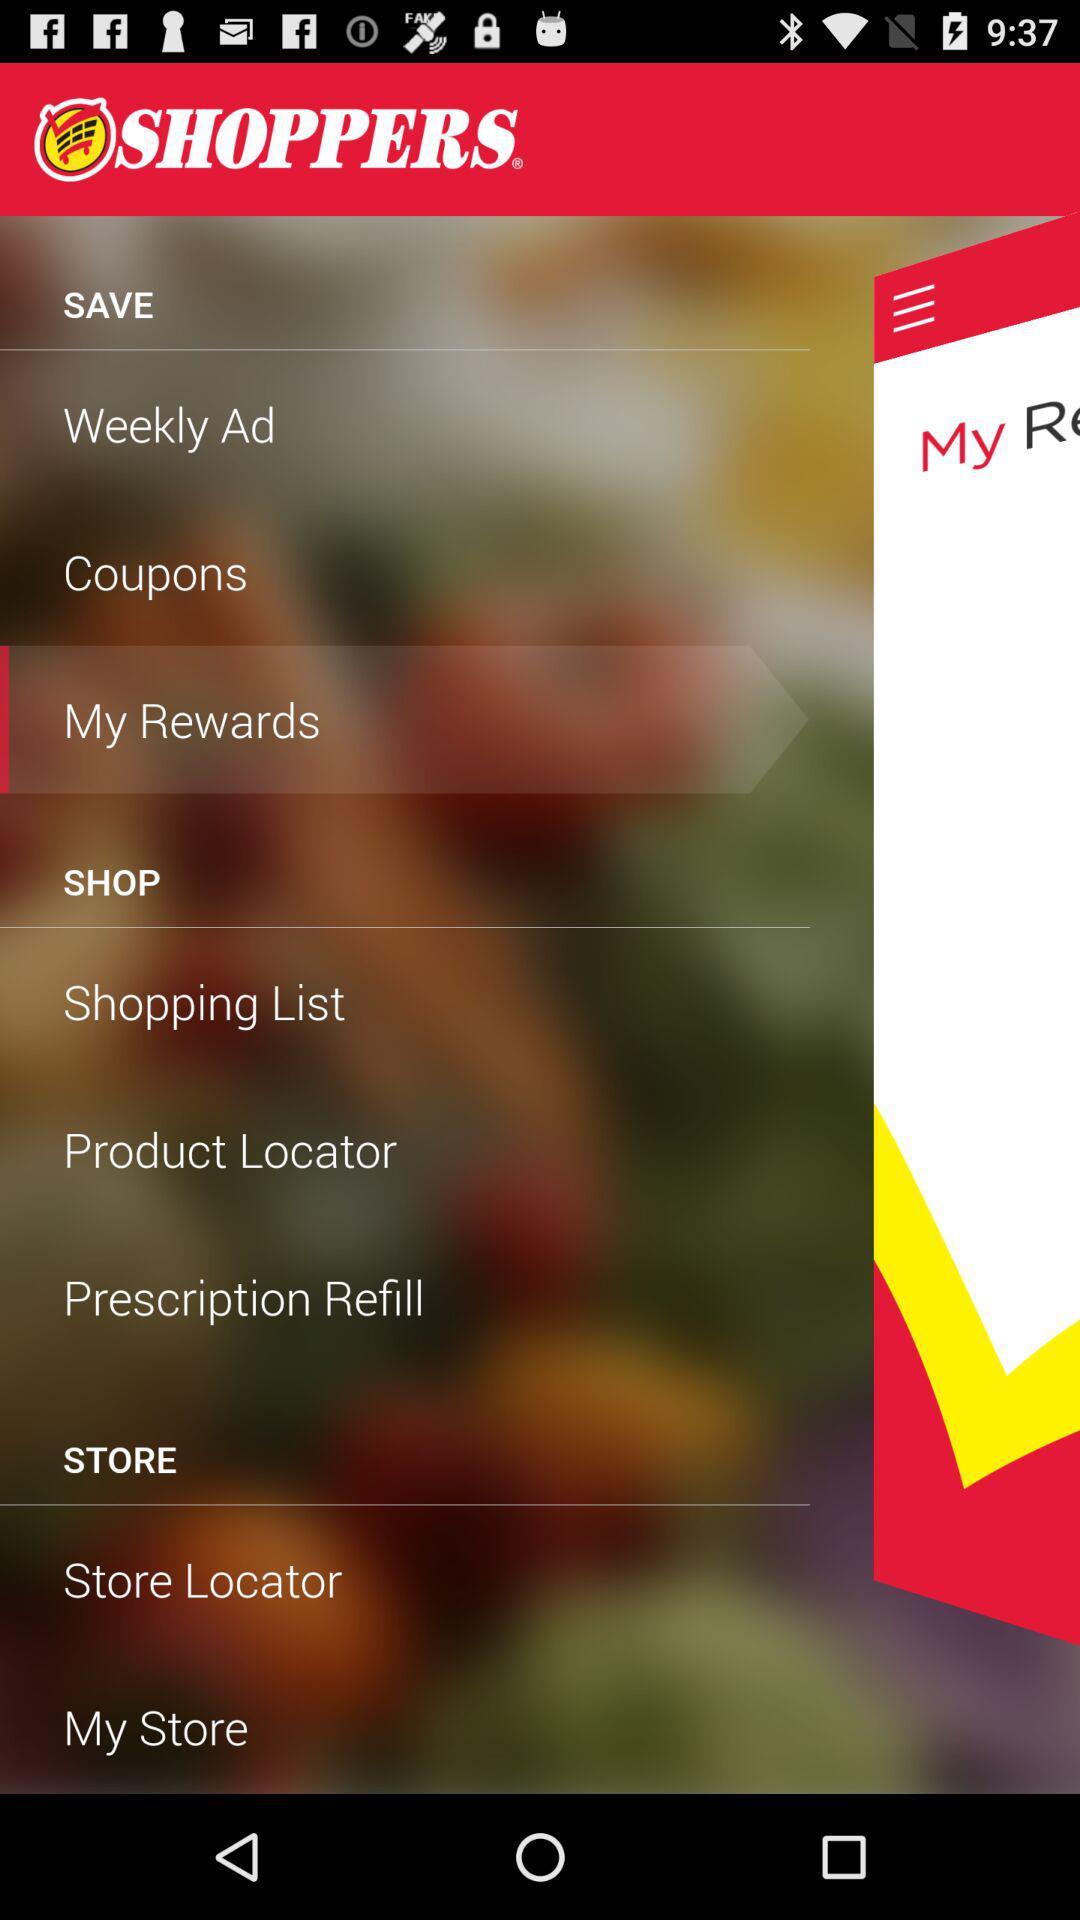 The image size is (1080, 1920). Describe the element at coordinates (914, 306) in the screenshot. I see `menu option` at that location.